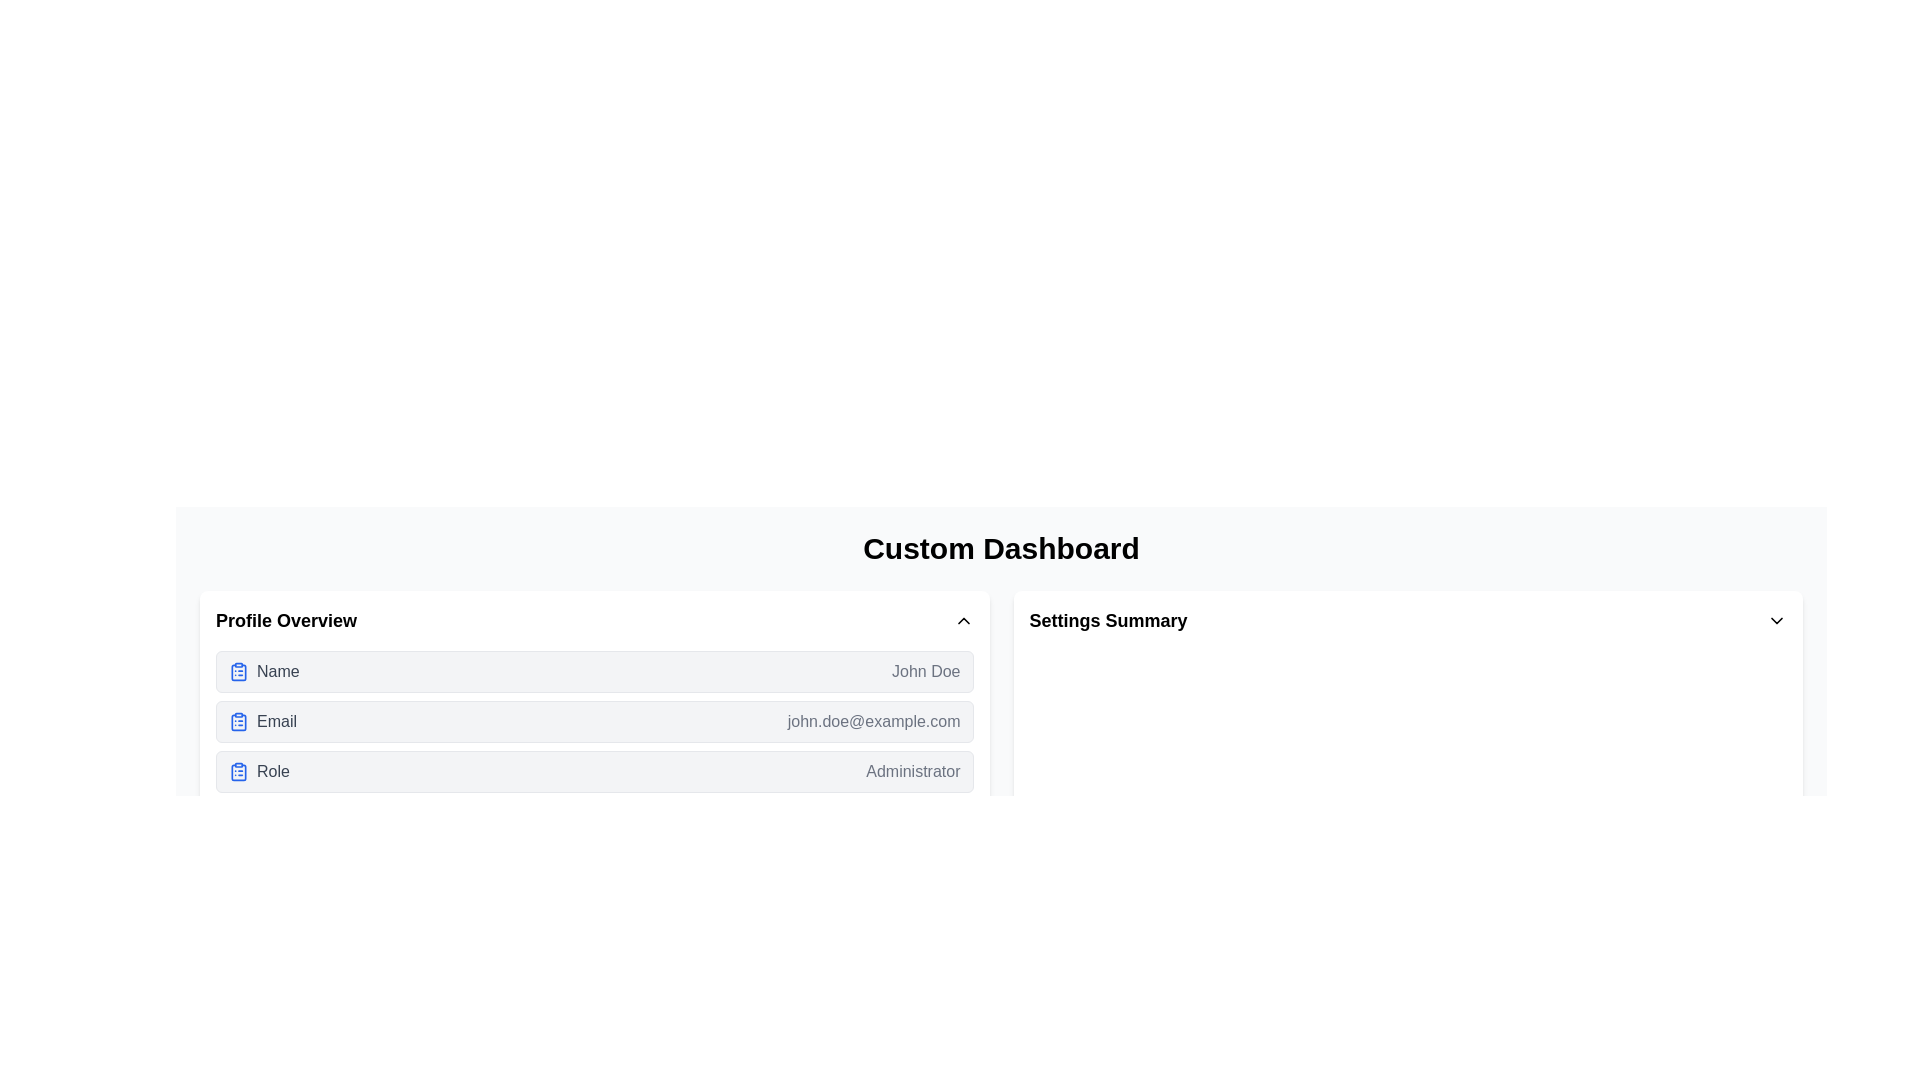 The image size is (1920, 1080). I want to click on the 'Role' label in the 'Profile Overview' section, located to the right of the clipboard icon, so click(272, 770).